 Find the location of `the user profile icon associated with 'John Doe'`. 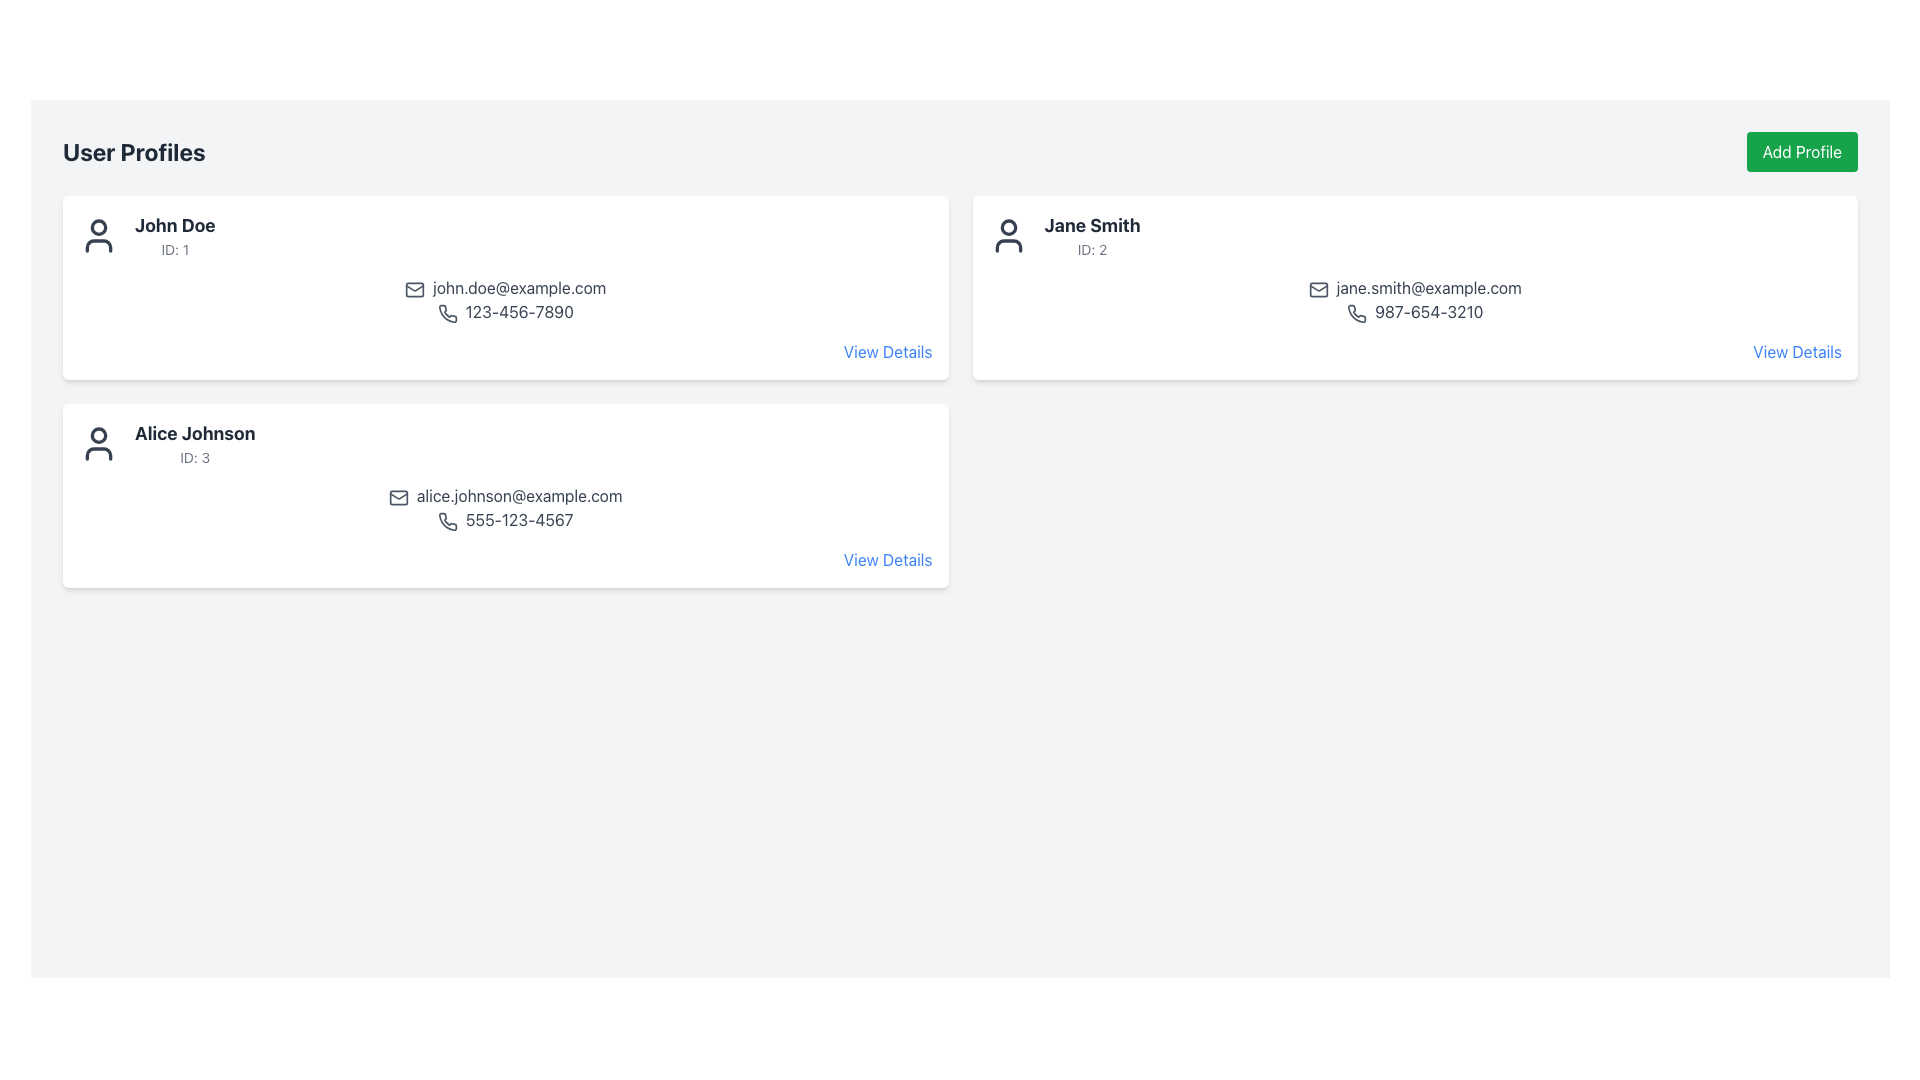

the user profile icon associated with 'John Doe' is located at coordinates (98, 234).